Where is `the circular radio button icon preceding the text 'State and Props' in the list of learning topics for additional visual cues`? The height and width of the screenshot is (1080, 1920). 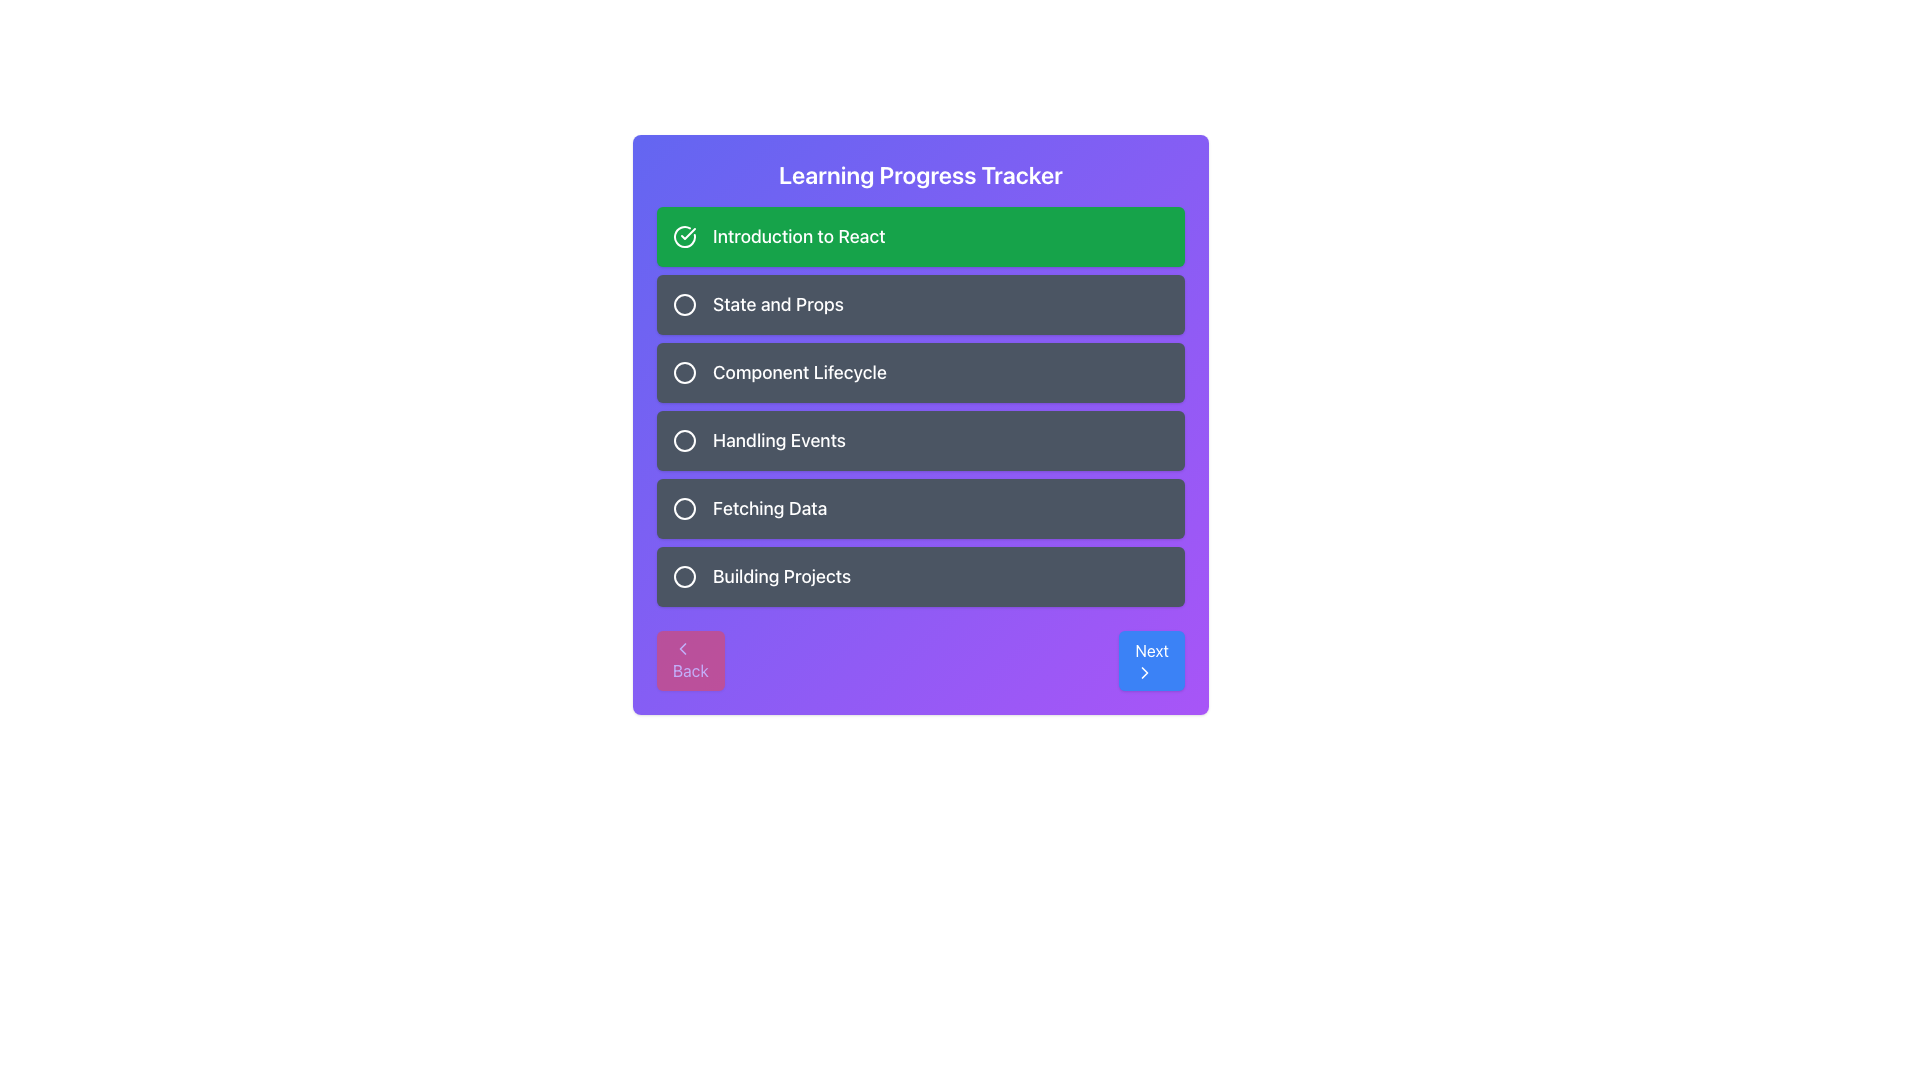 the circular radio button icon preceding the text 'State and Props' in the list of learning topics for additional visual cues is located at coordinates (685, 304).